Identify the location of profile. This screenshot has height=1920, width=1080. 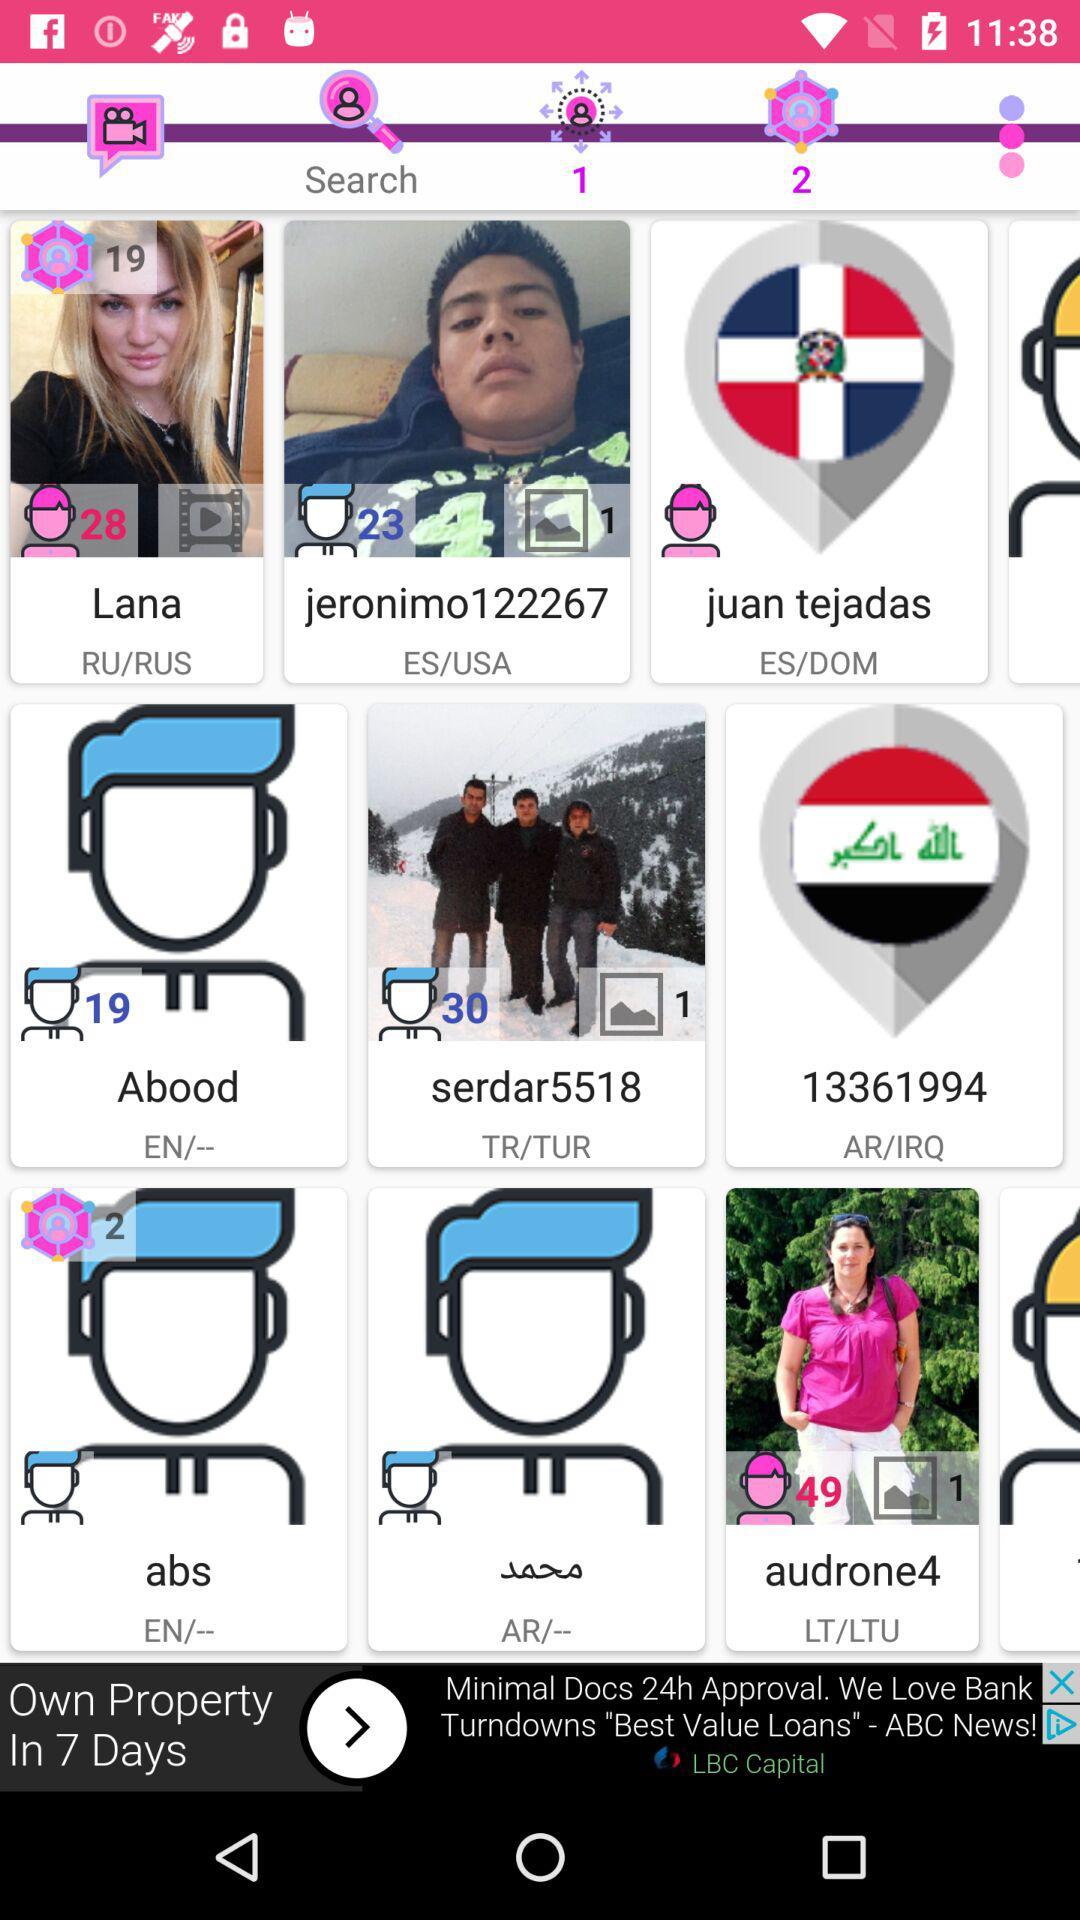
(535, 1356).